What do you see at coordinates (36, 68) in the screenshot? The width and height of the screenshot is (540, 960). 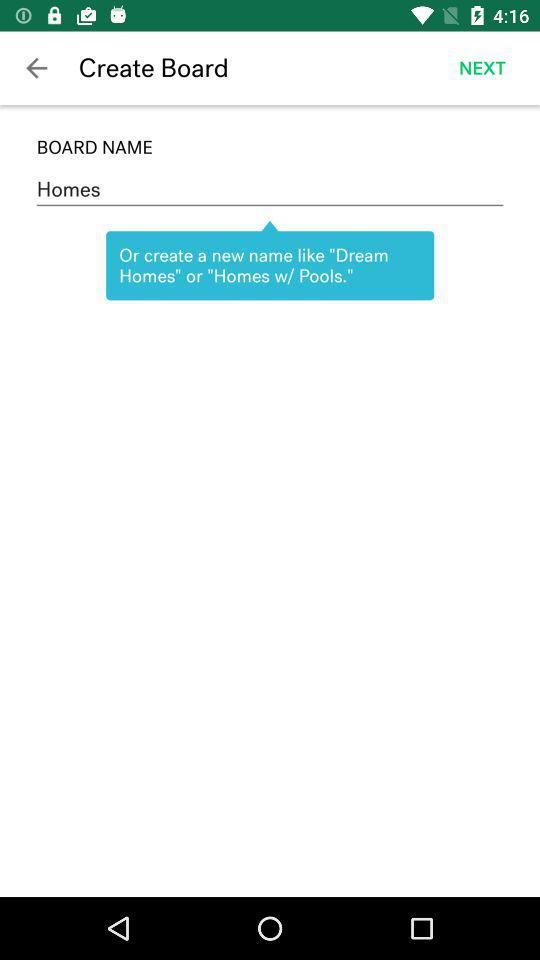 I see `the app to the left of the create board icon` at bounding box center [36, 68].